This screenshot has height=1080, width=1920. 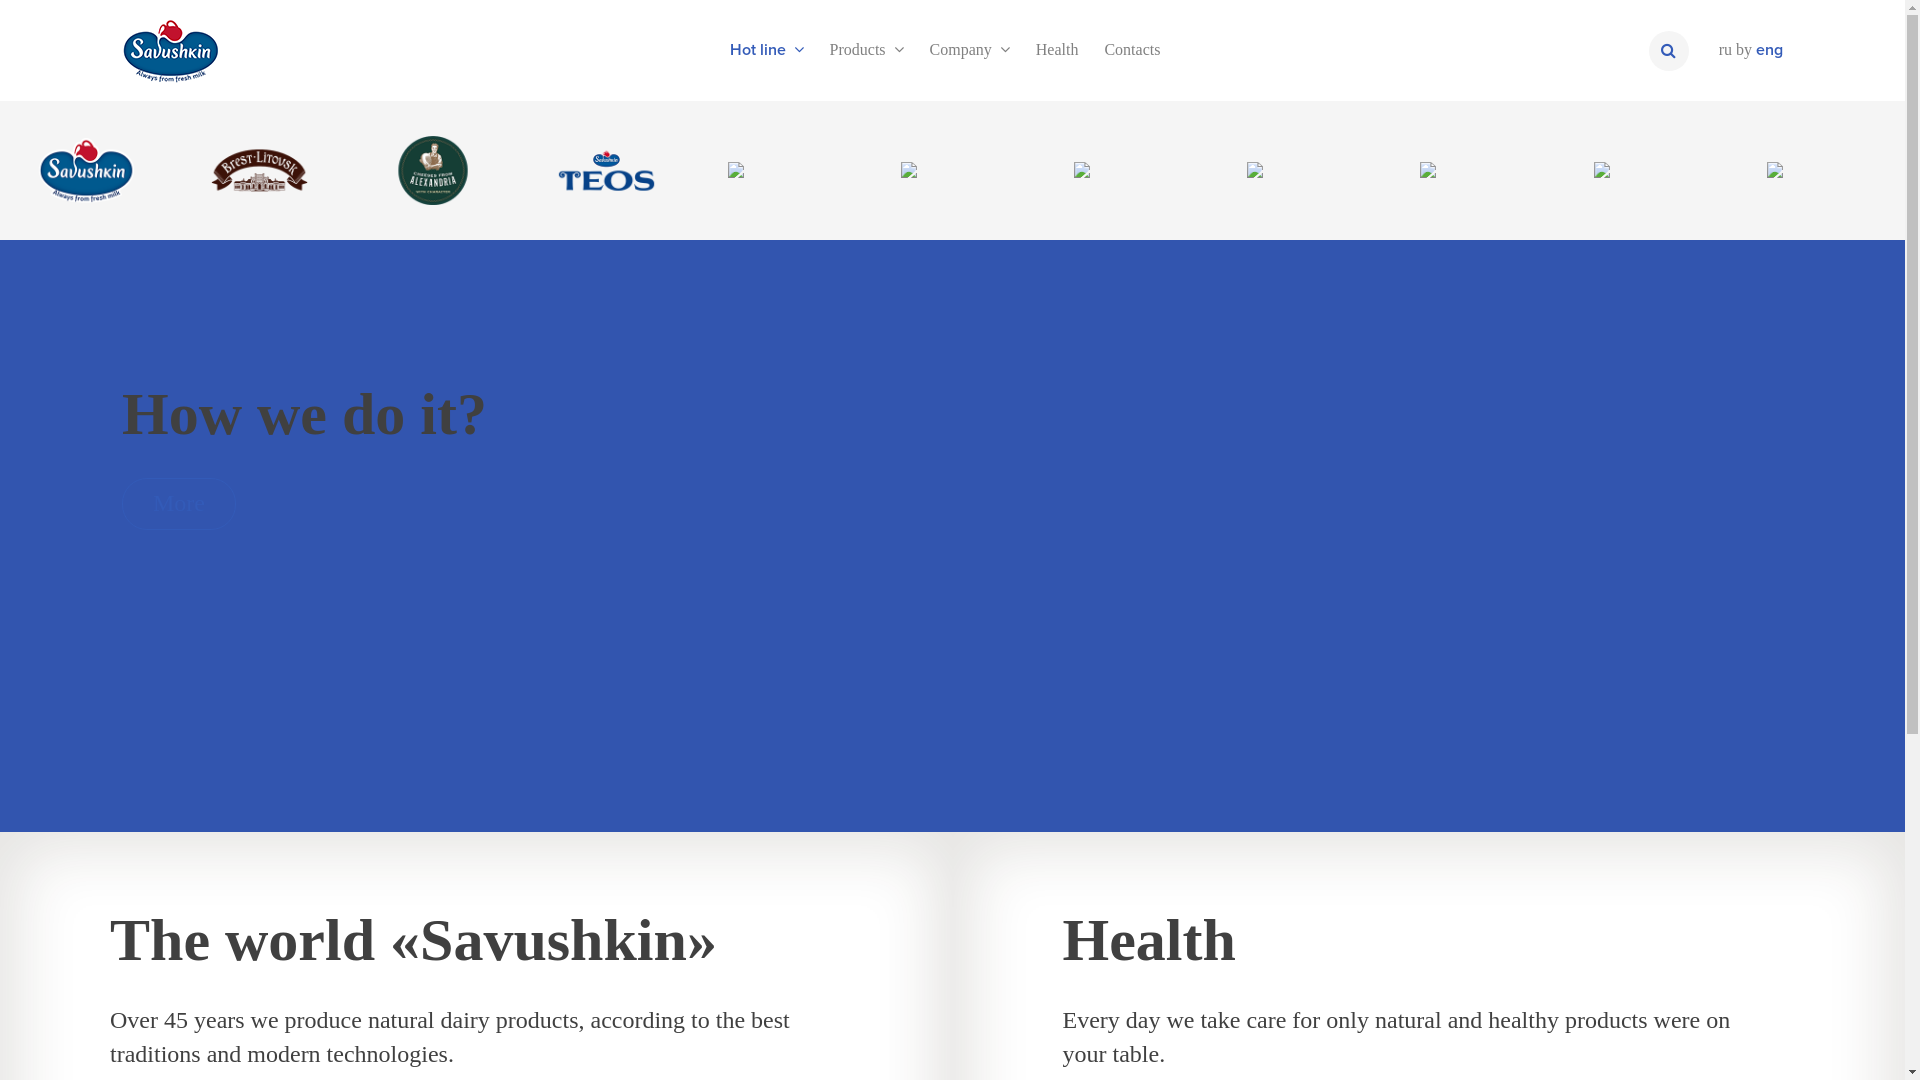 What do you see at coordinates (120, 49) in the screenshot?
I see `'Savushkin_logo_eng.png'` at bounding box center [120, 49].